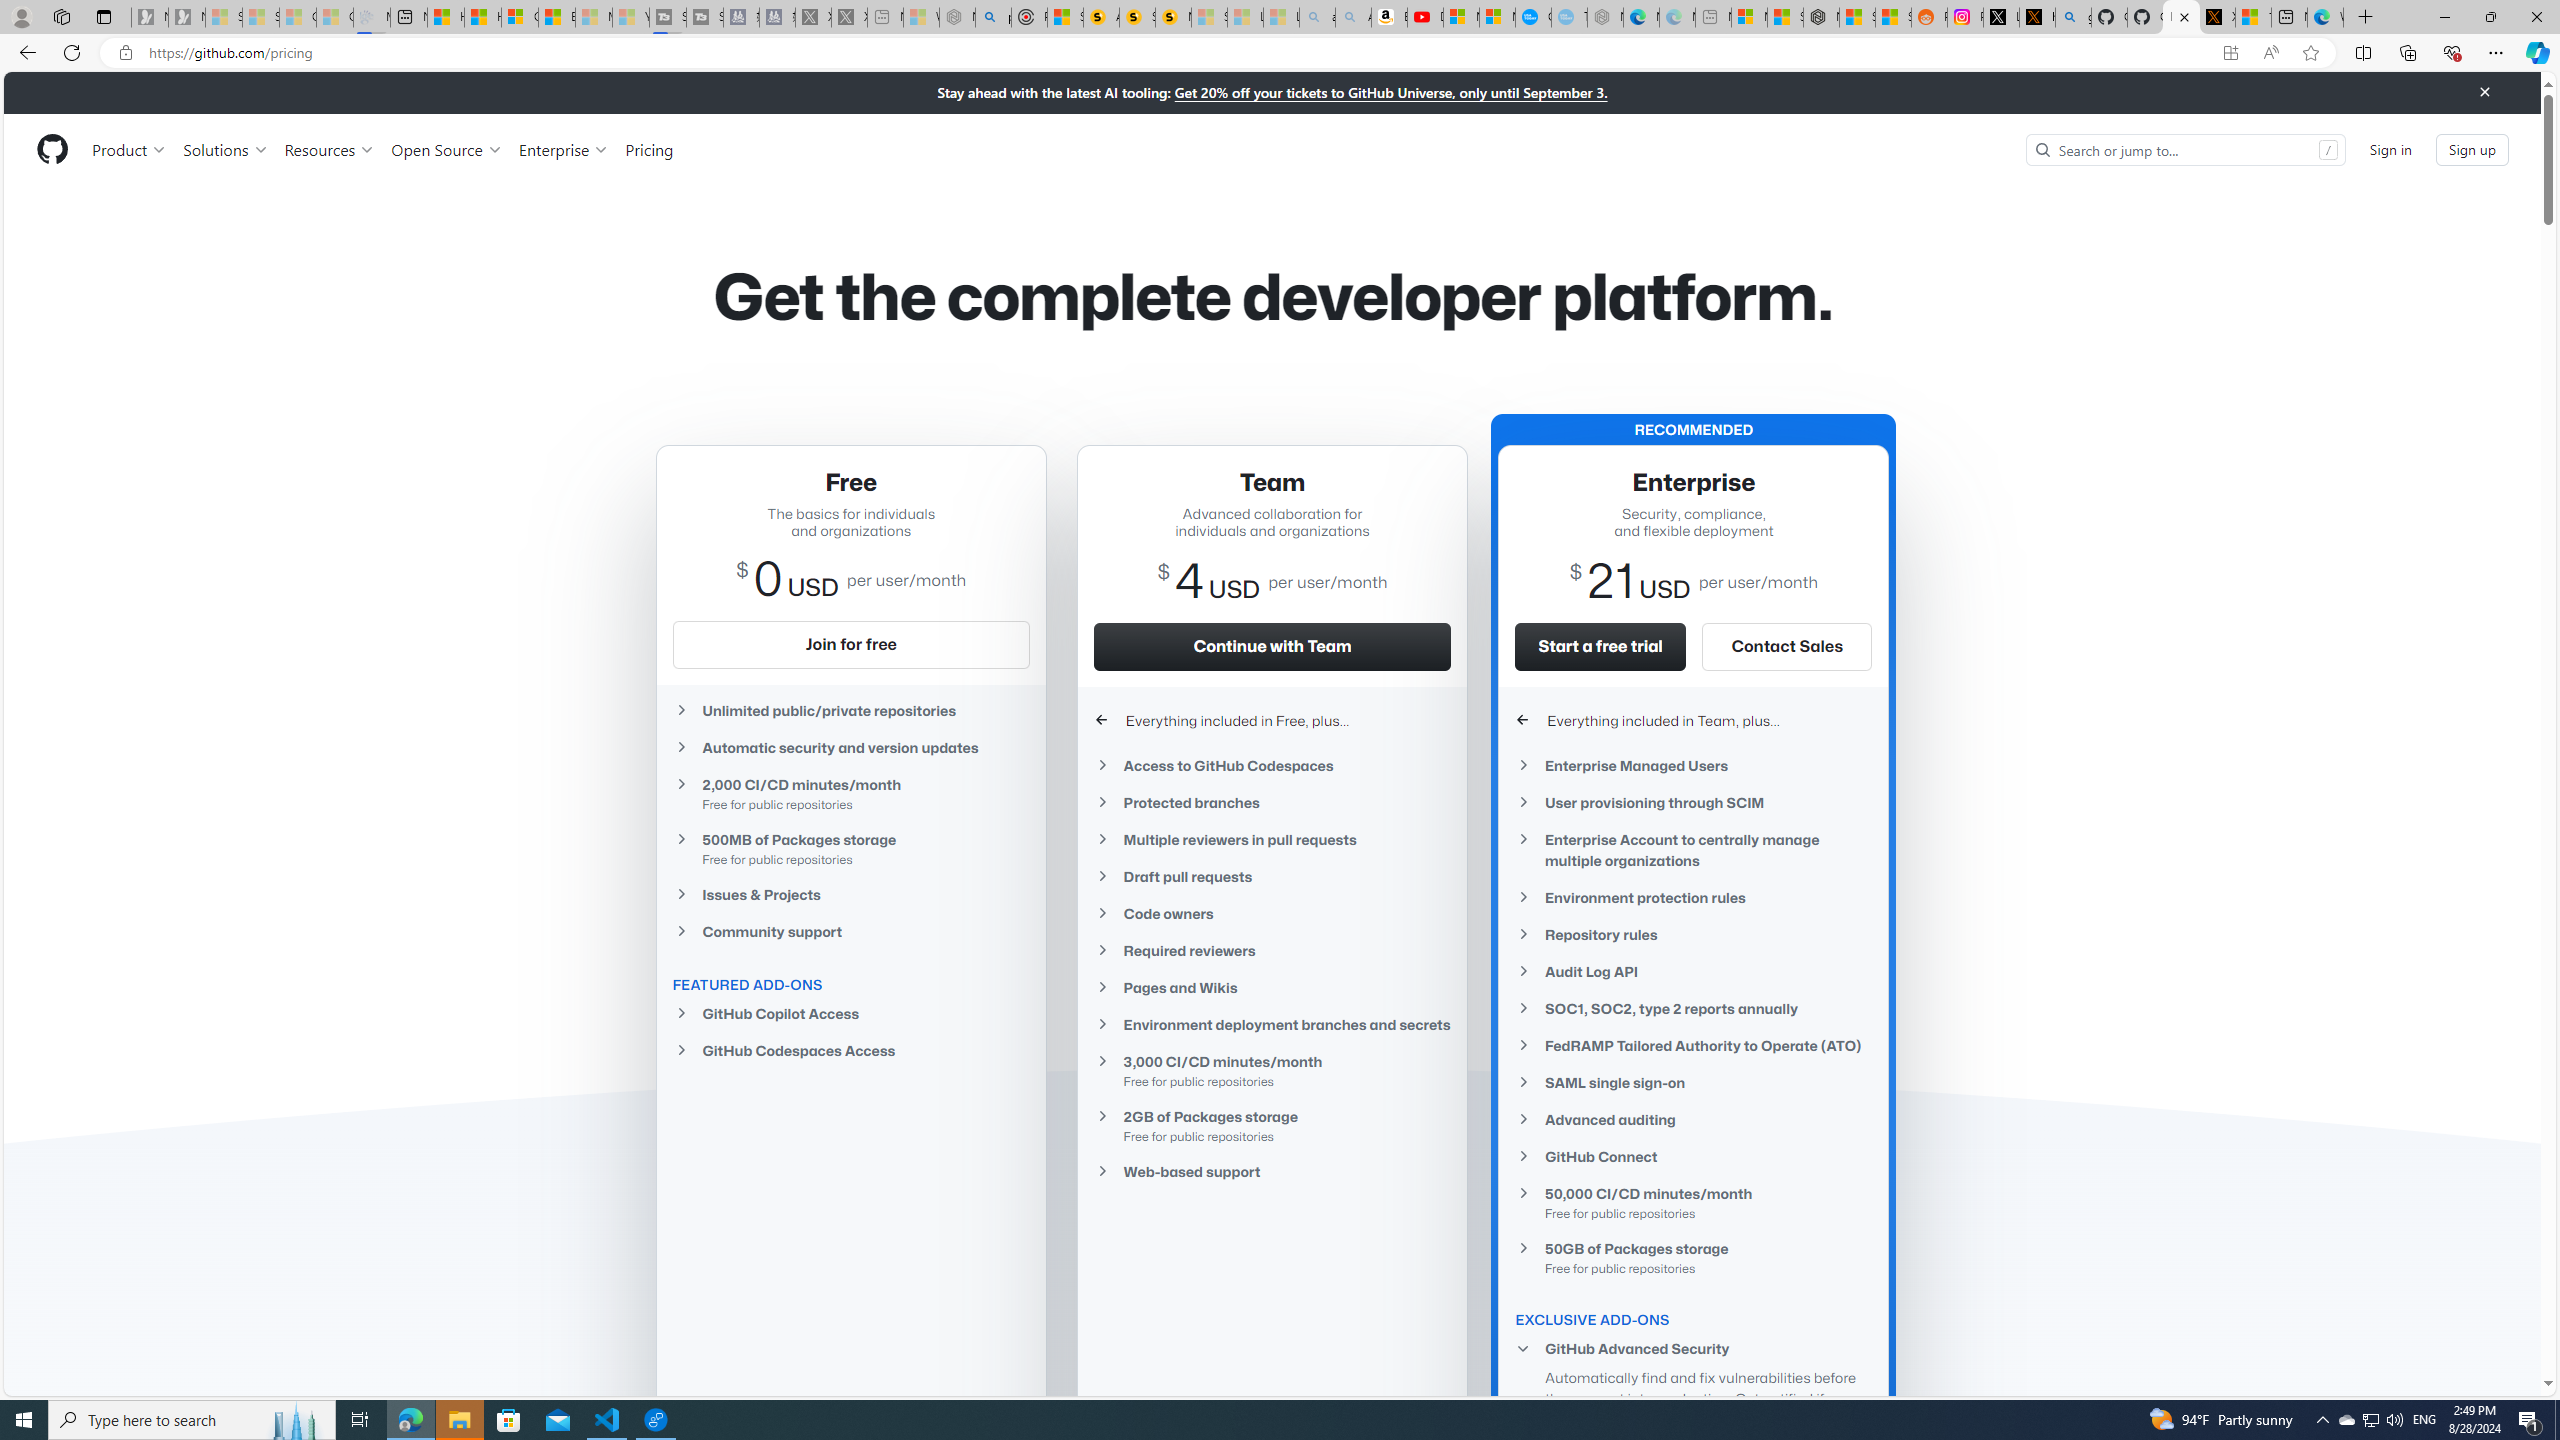 Image resolution: width=2560 pixels, height=1440 pixels. What do you see at coordinates (1693, 1081) in the screenshot?
I see `'SAML single sign-on'` at bounding box center [1693, 1081].